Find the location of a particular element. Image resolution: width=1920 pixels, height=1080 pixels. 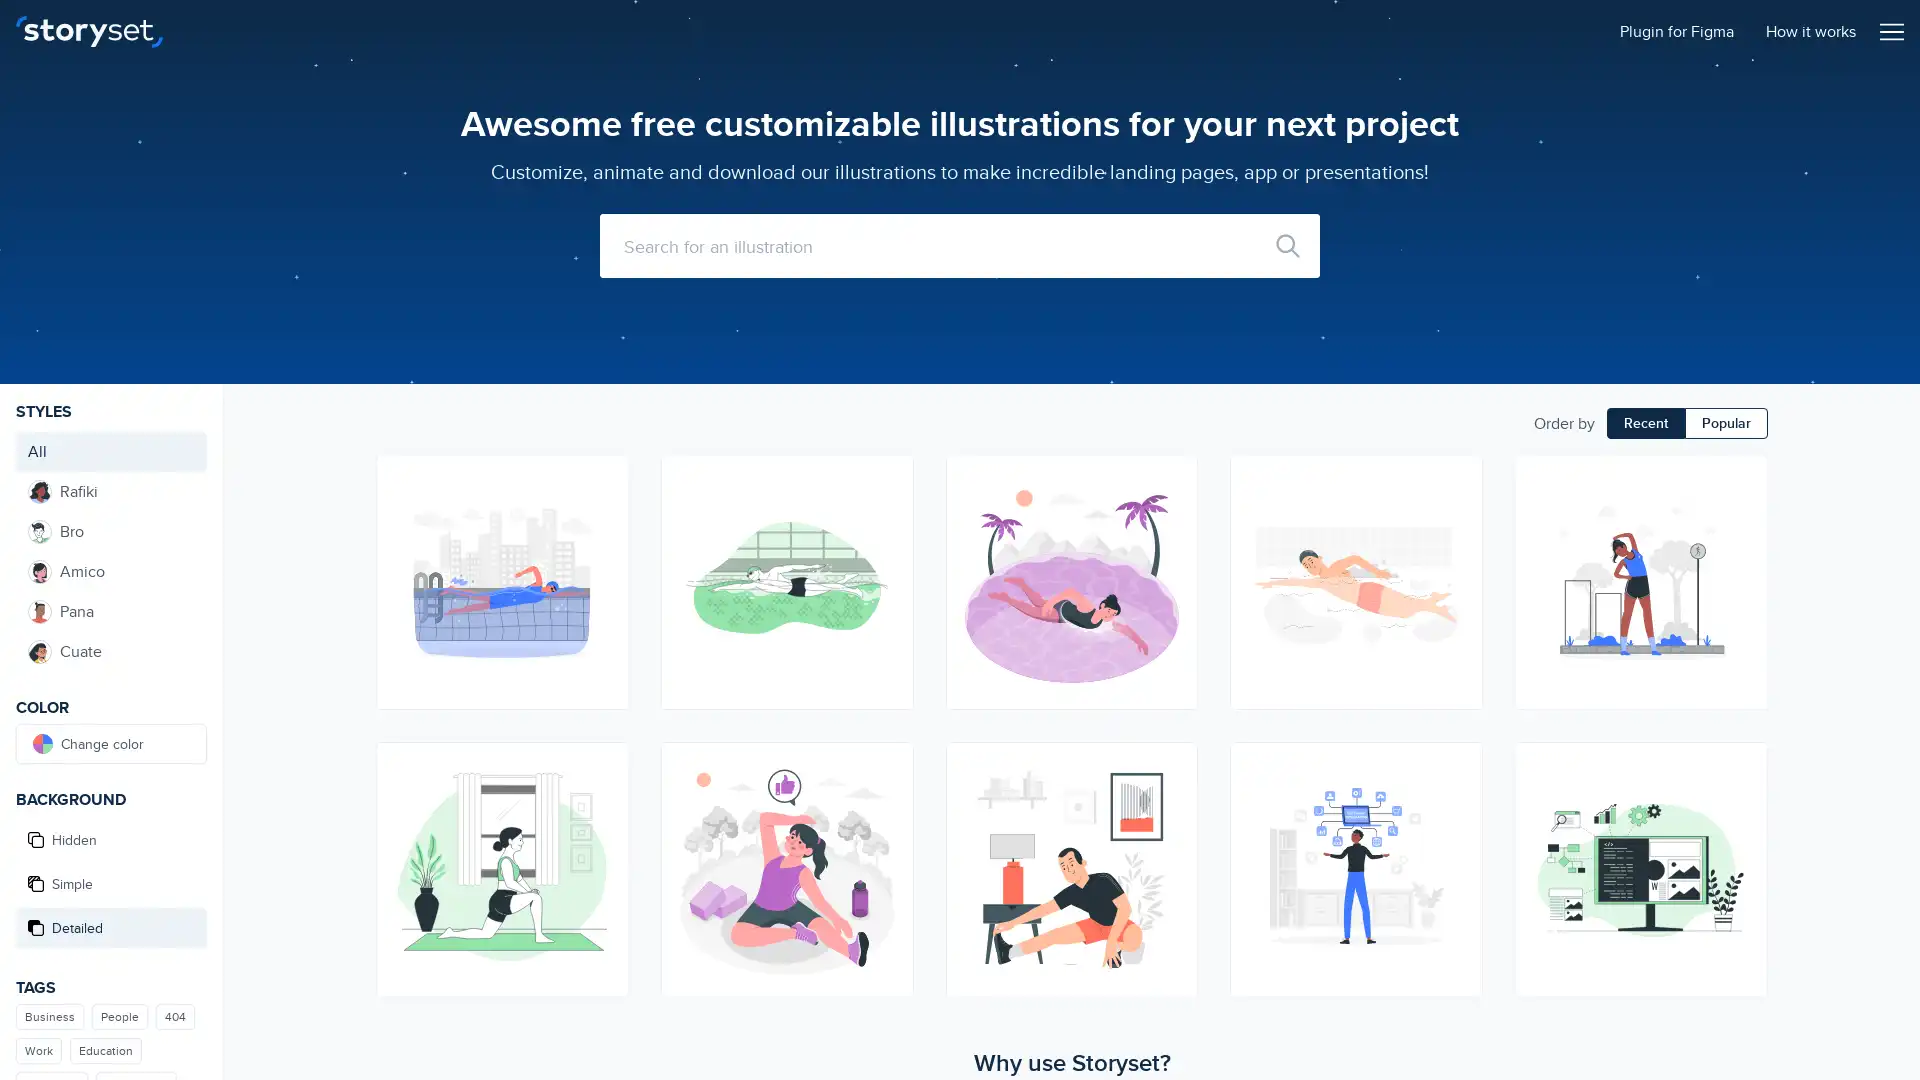

Pinterest icon Save is located at coordinates (1172, 837).